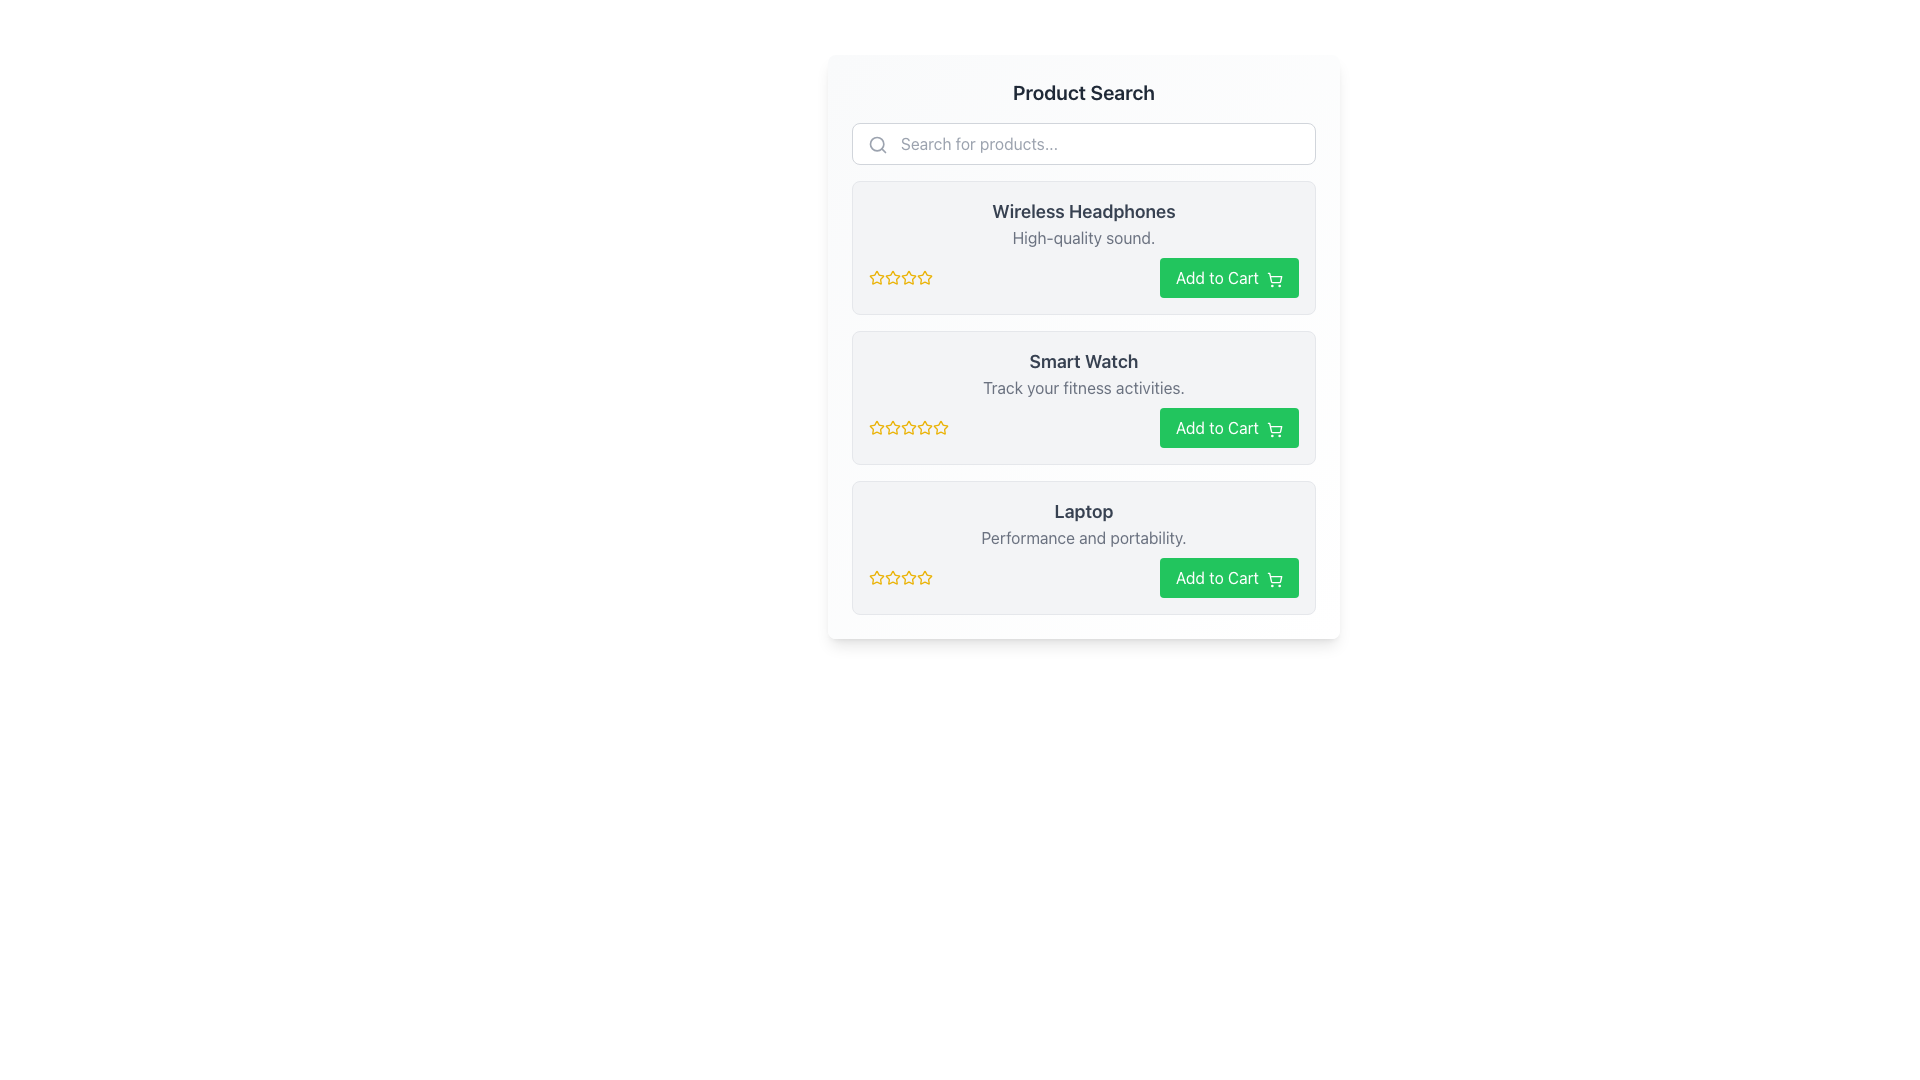 The width and height of the screenshot is (1920, 1080). Describe the element at coordinates (907, 577) in the screenshot. I see `the second star icon in the rating section of the 'Laptop' product card, which is the third card in a vertically stacked list` at that location.